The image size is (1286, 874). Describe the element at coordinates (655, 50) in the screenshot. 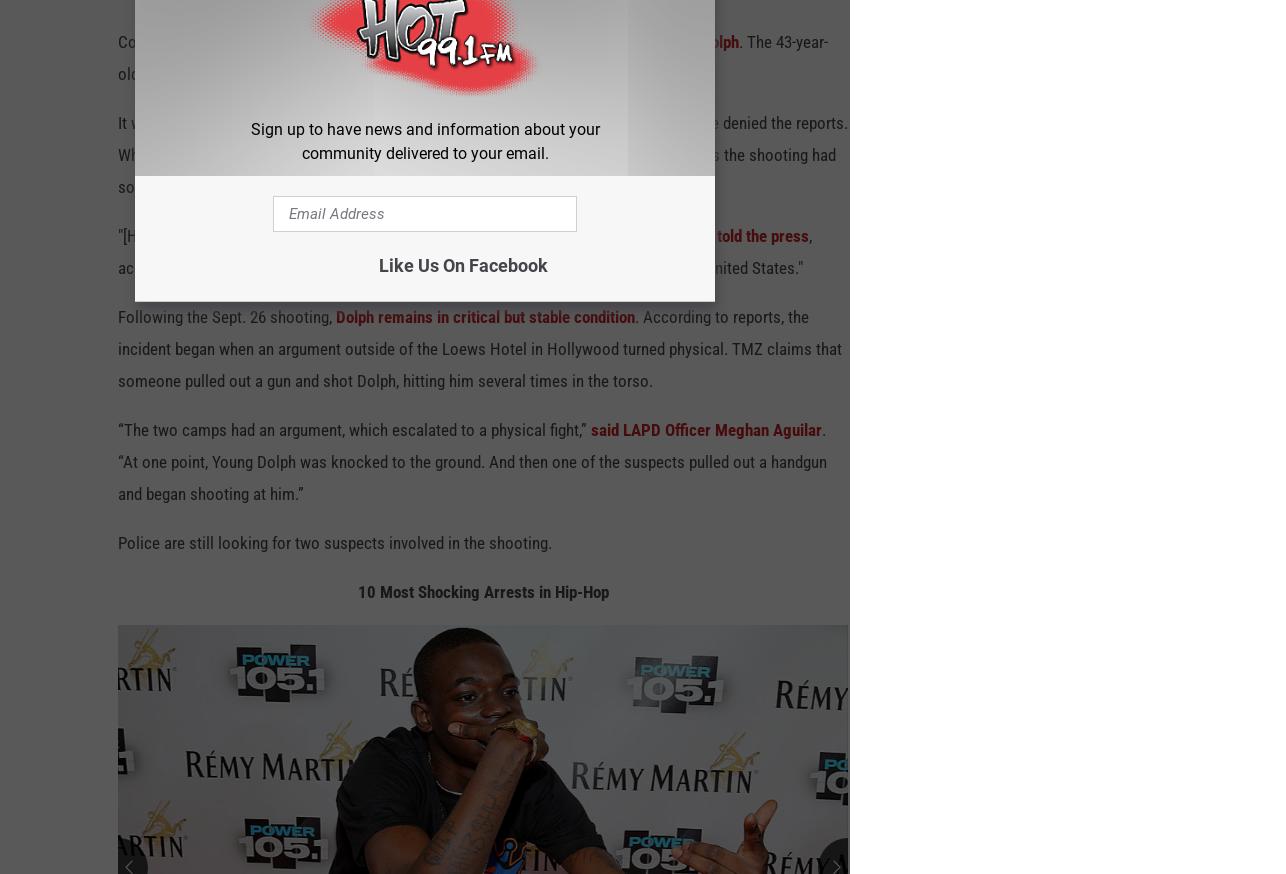

I see `'Young Dolph'` at that location.